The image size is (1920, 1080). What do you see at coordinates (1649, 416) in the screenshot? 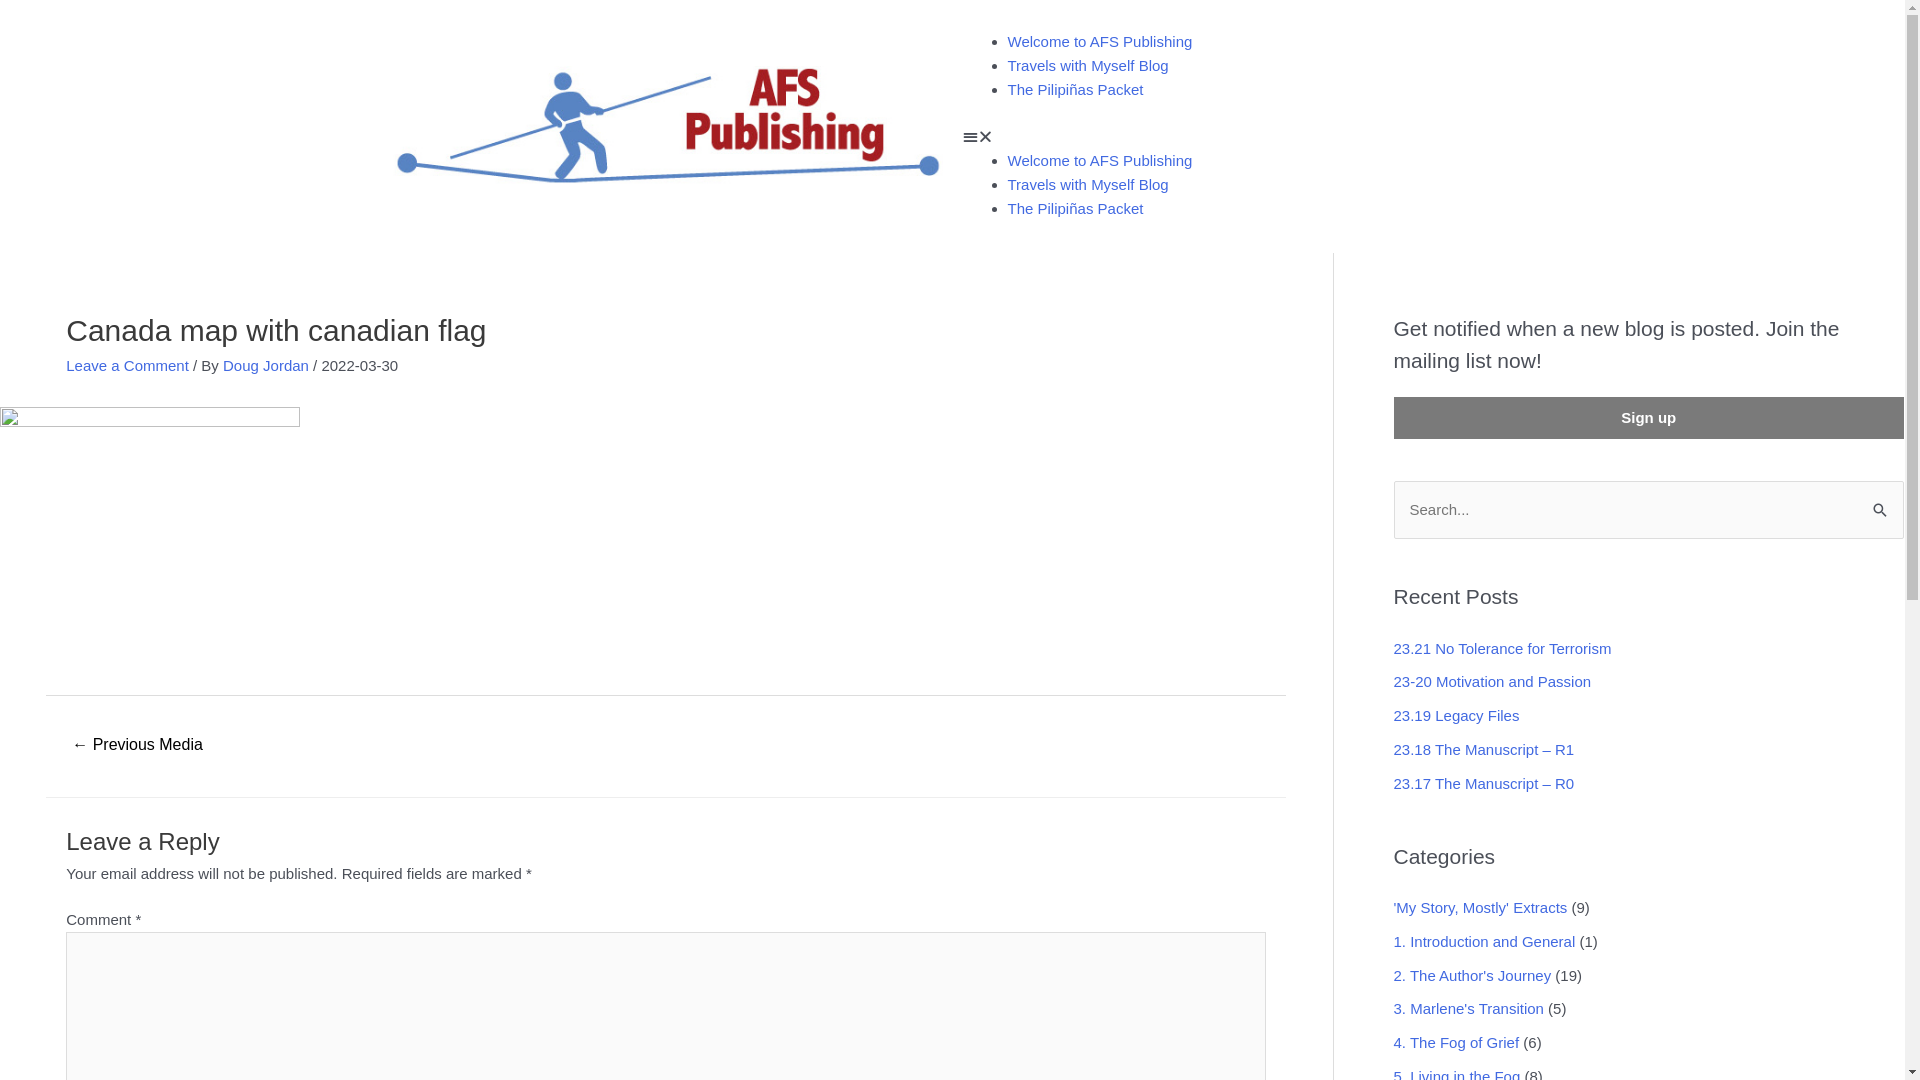
I see `'Sign up'` at bounding box center [1649, 416].